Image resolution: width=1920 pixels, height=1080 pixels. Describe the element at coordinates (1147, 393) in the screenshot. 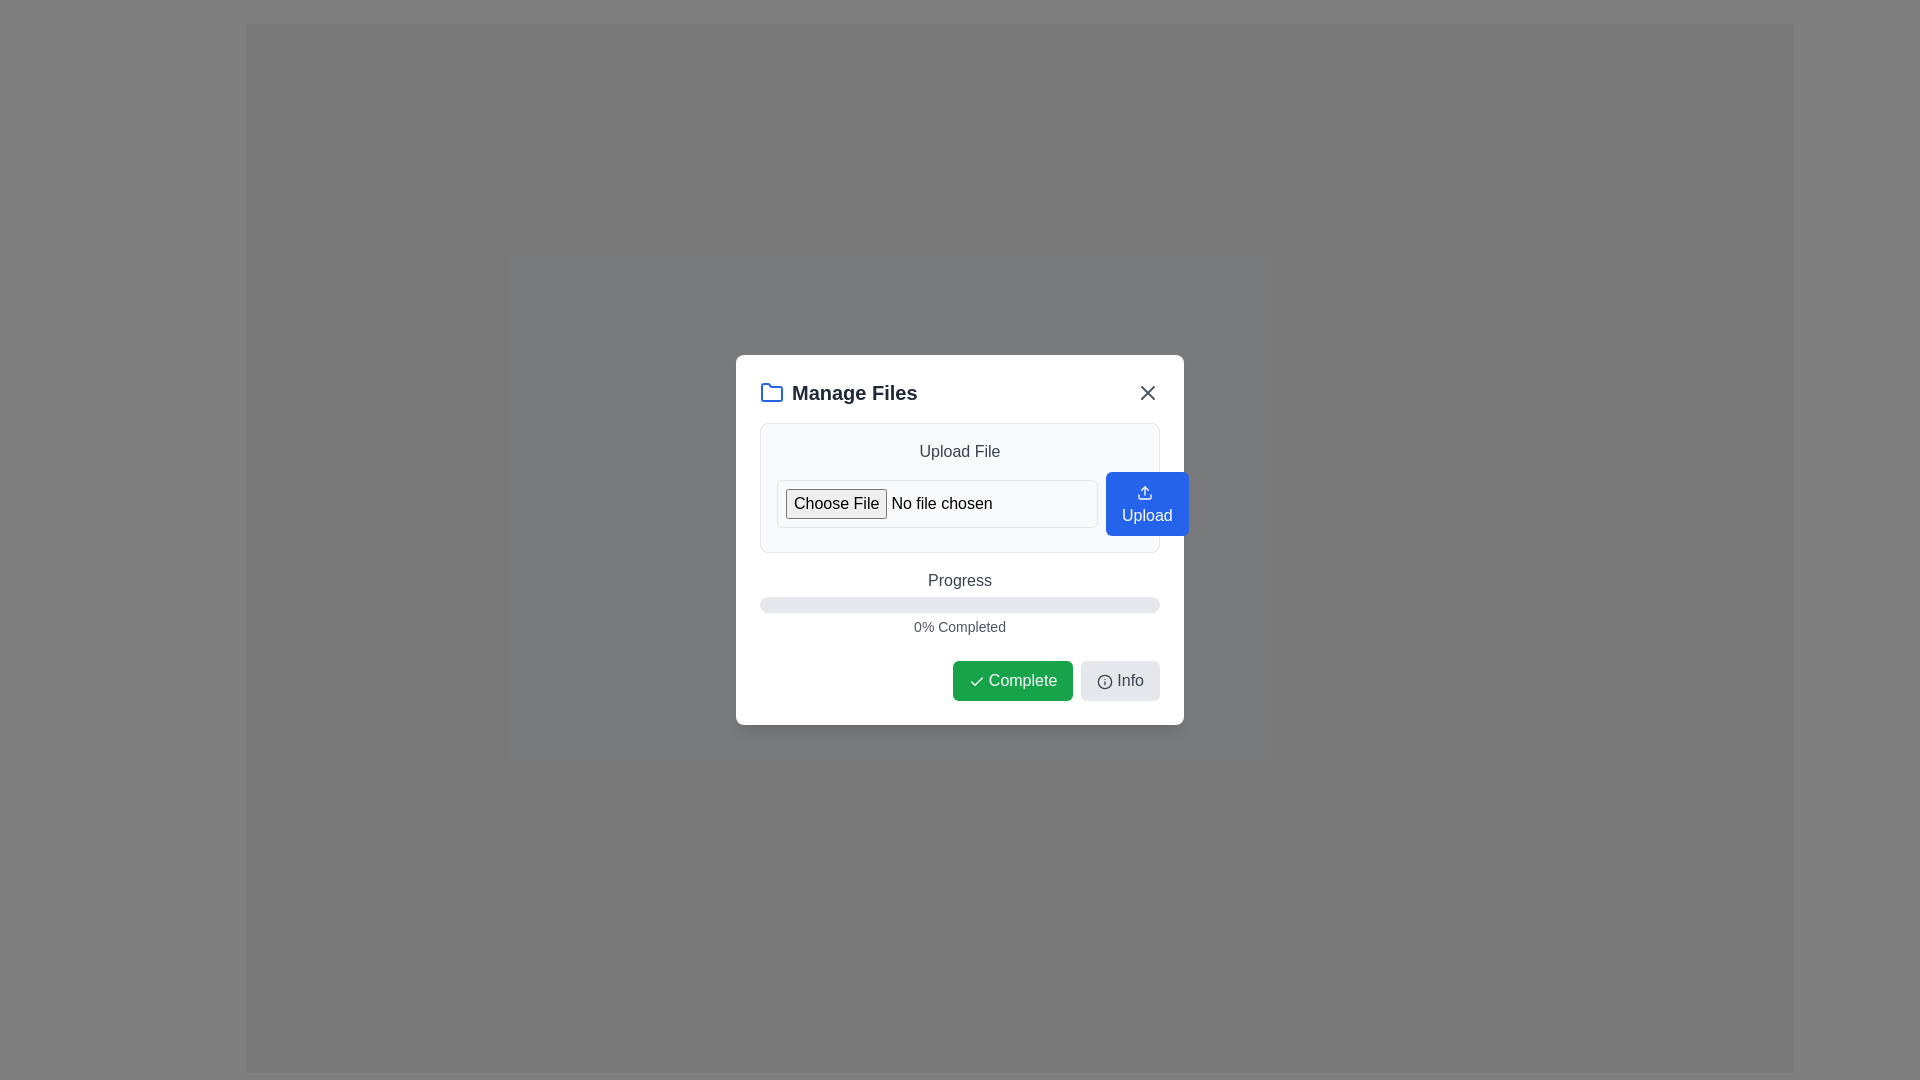

I see `the close button icon (an 'X' symbol) located in the top-right corner of the 'Manage Files' modal` at that location.